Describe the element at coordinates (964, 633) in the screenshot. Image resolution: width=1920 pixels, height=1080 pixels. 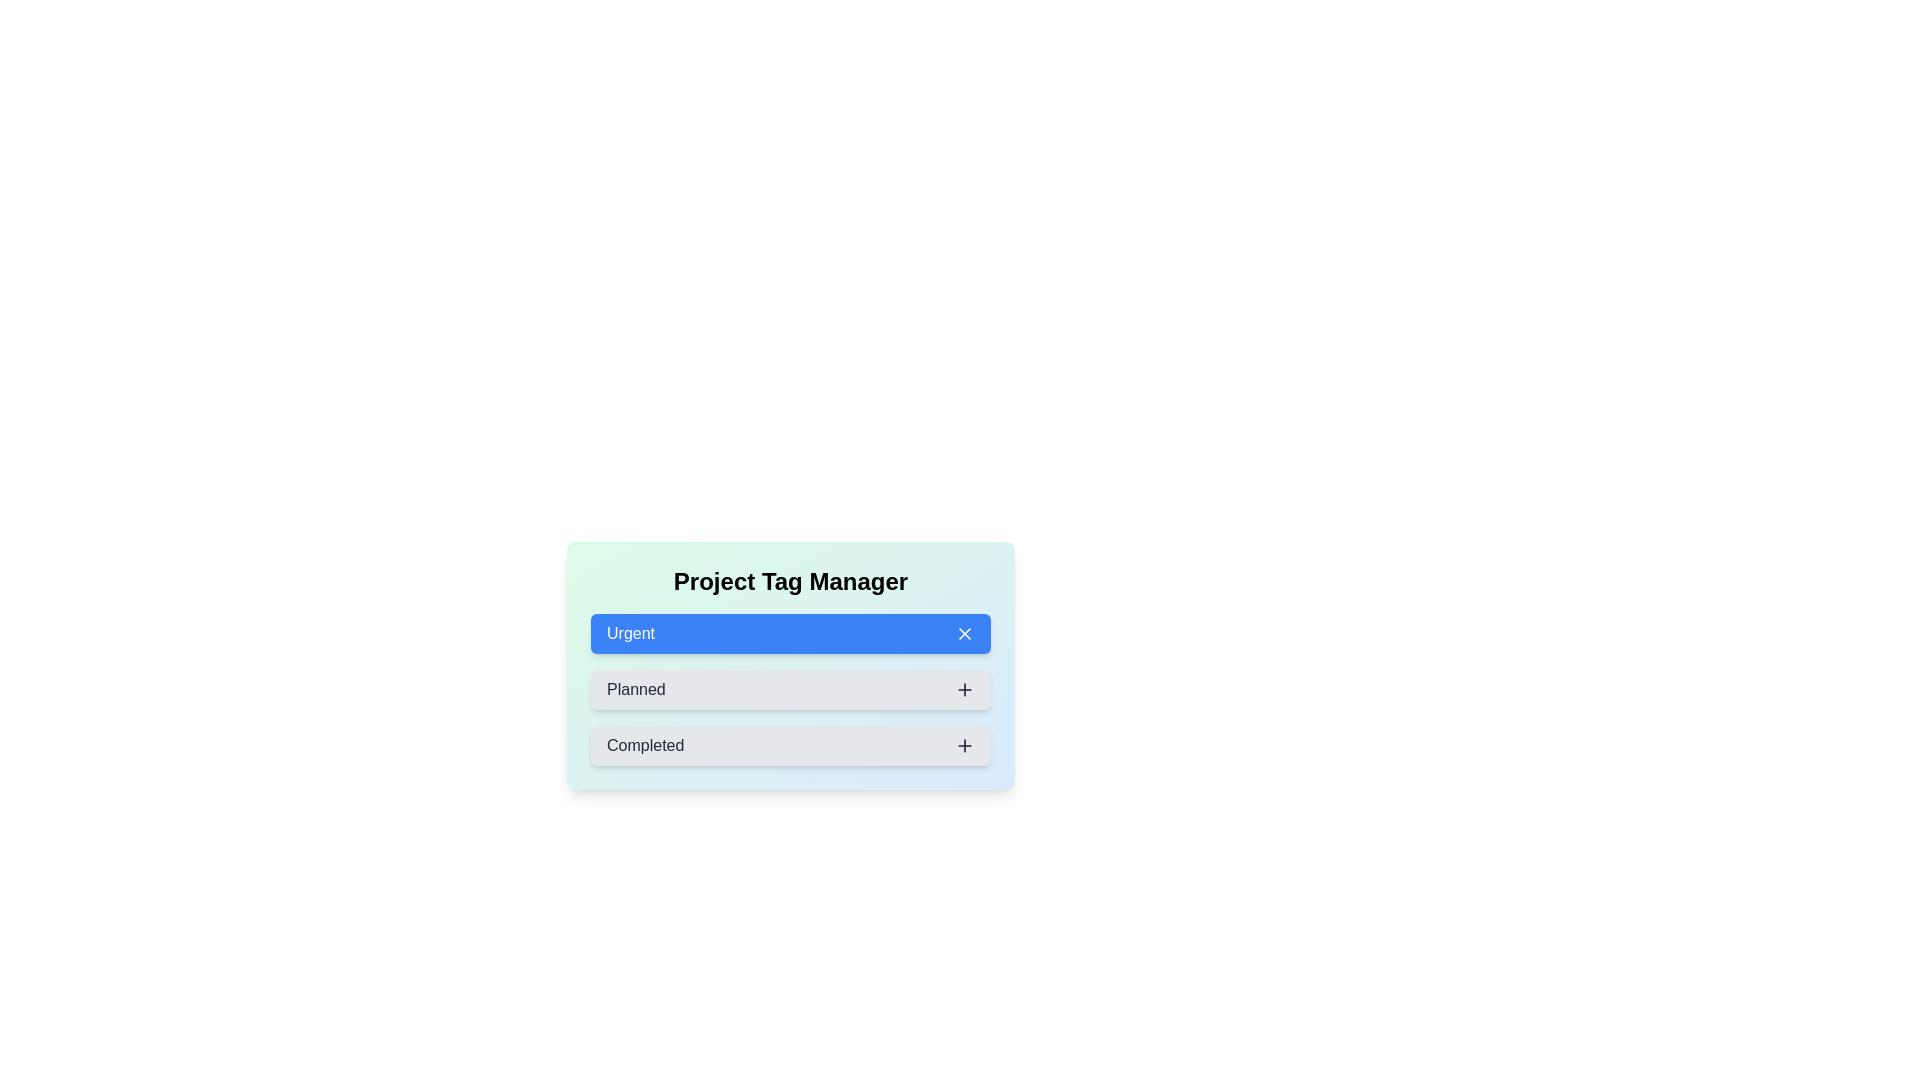
I see `the icon corresponding to Urgent to toggle its state` at that location.